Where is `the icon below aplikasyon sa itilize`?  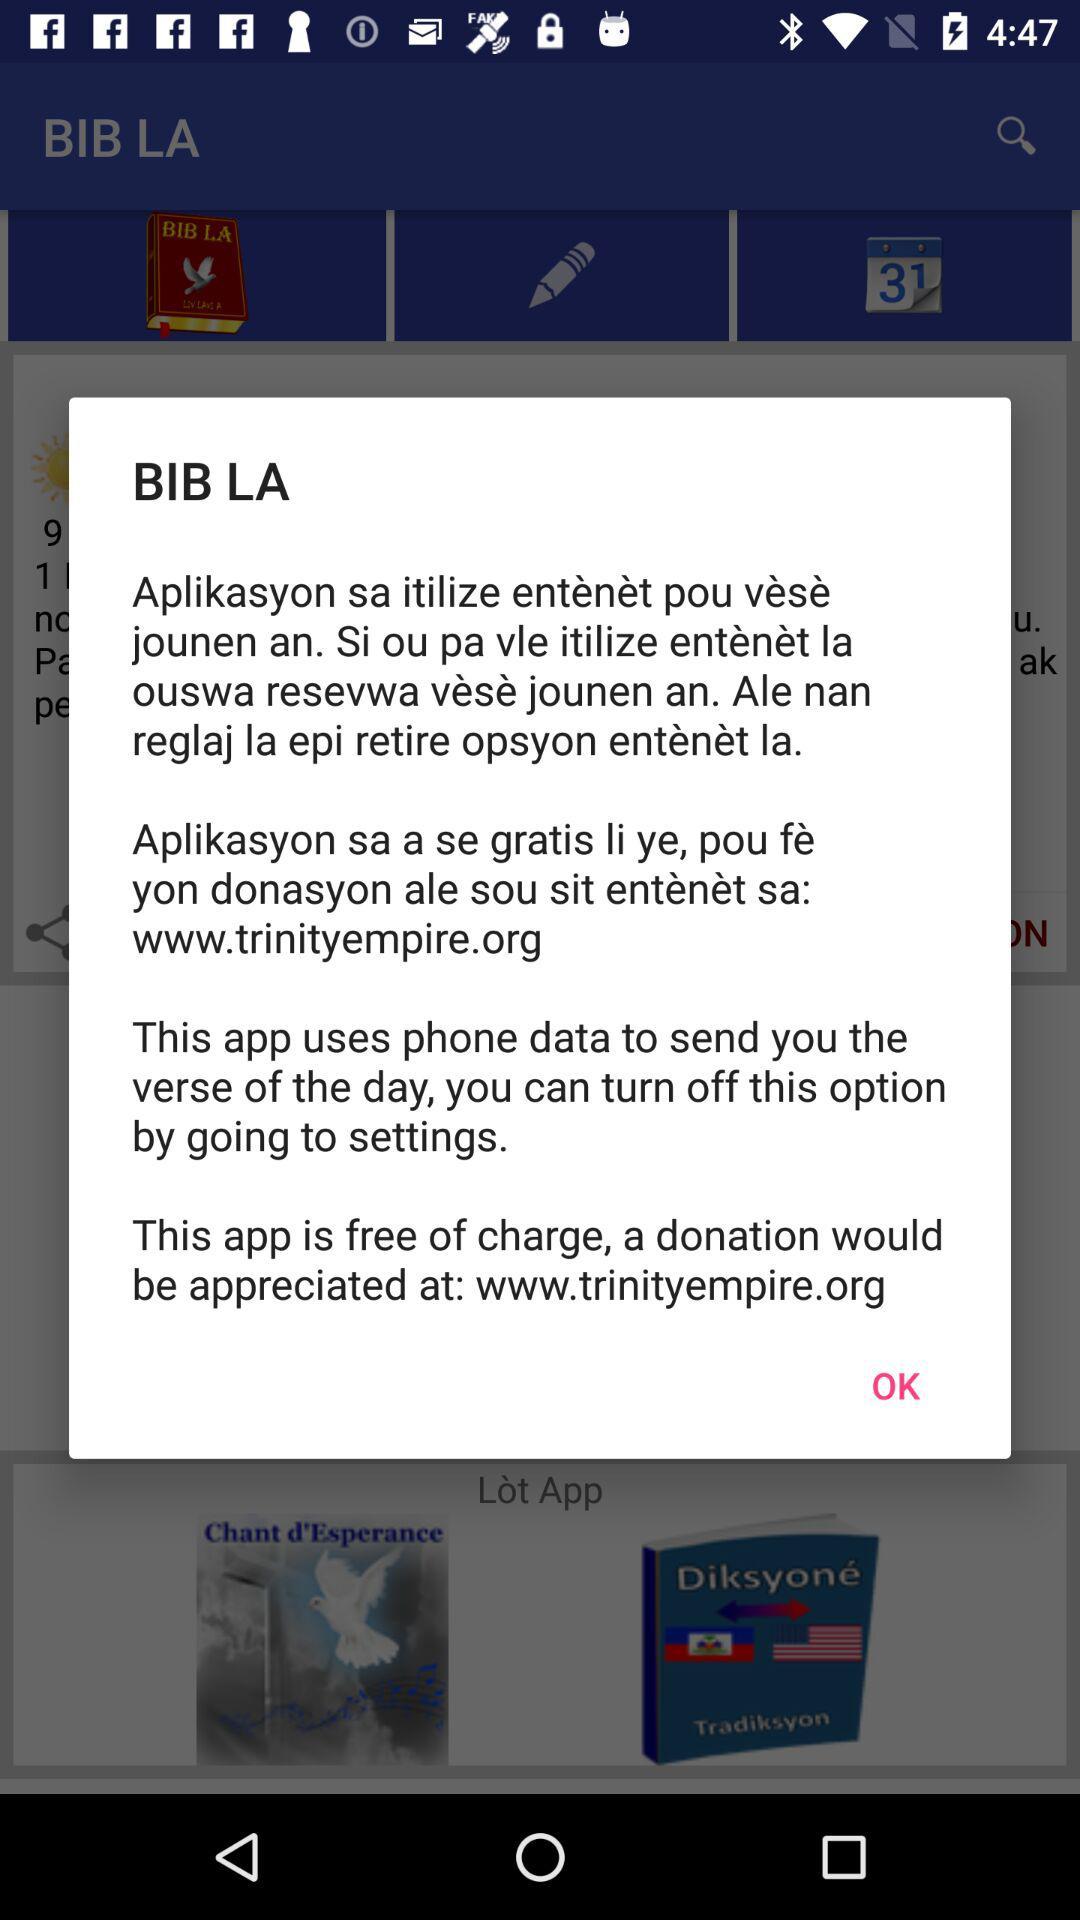
the icon below aplikasyon sa itilize is located at coordinates (894, 1384).